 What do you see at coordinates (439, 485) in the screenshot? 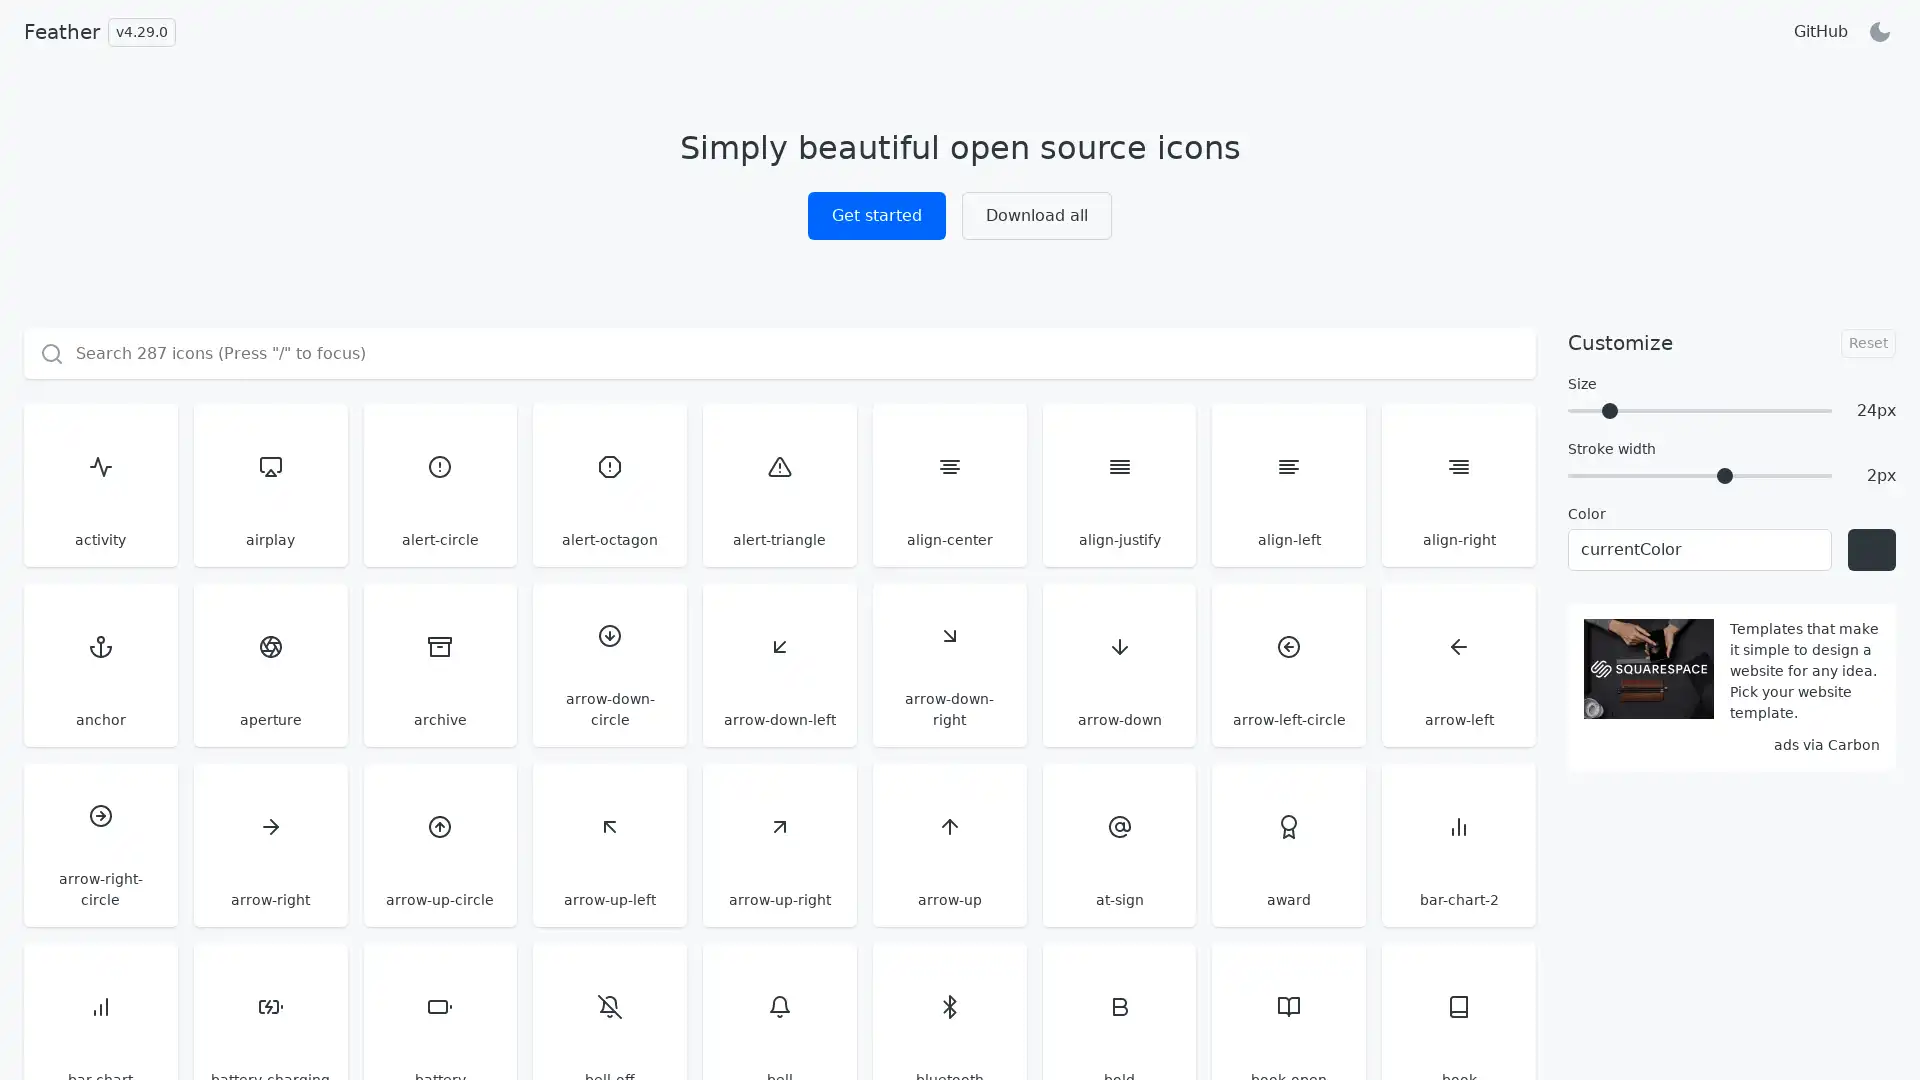
I see `alert-circle` at bounding box center [439, 485].